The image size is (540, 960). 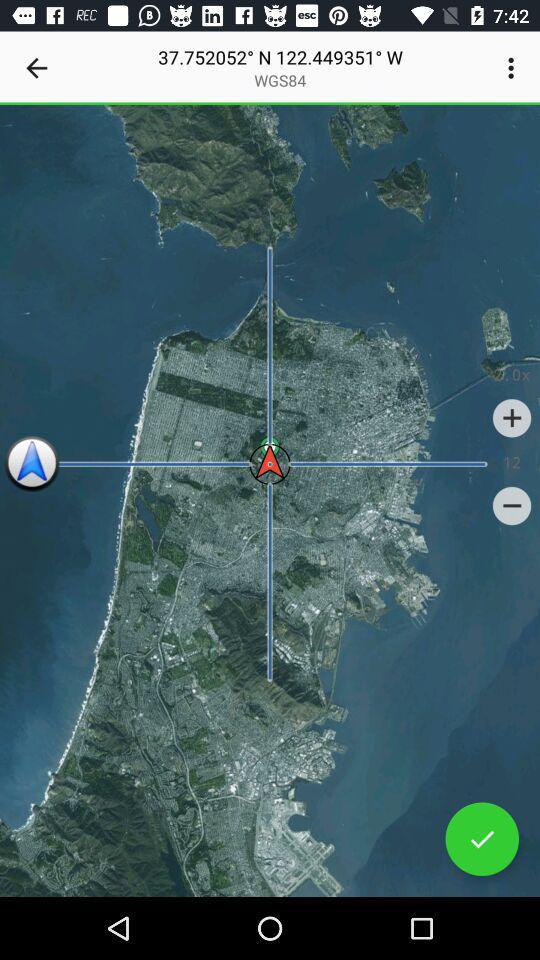 I want to click on the item above 2.0x, so click(x=513, y=68).